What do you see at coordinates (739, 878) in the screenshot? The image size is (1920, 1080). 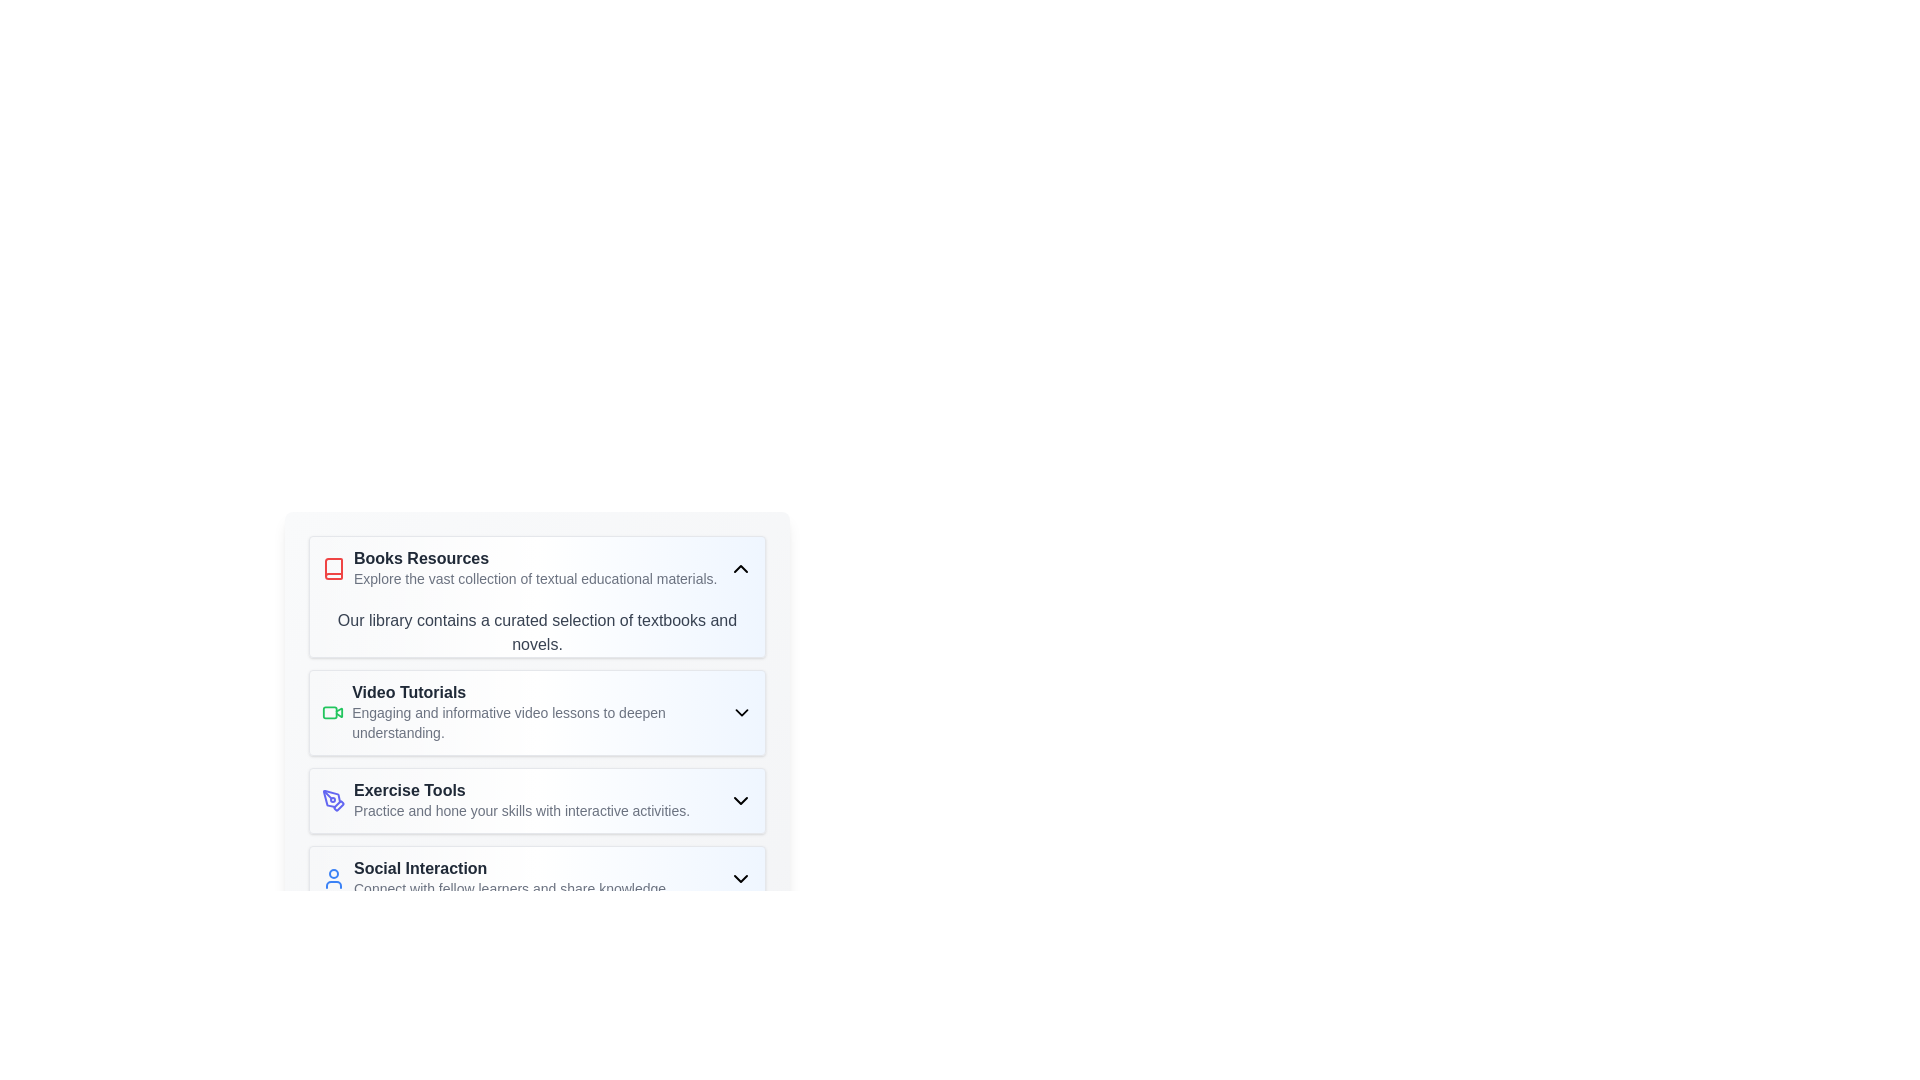 I see `the Icon Button (Chevron-Down) located at the far right edge of the 'Social Interaction' section header` at bounding box center [739, 878].